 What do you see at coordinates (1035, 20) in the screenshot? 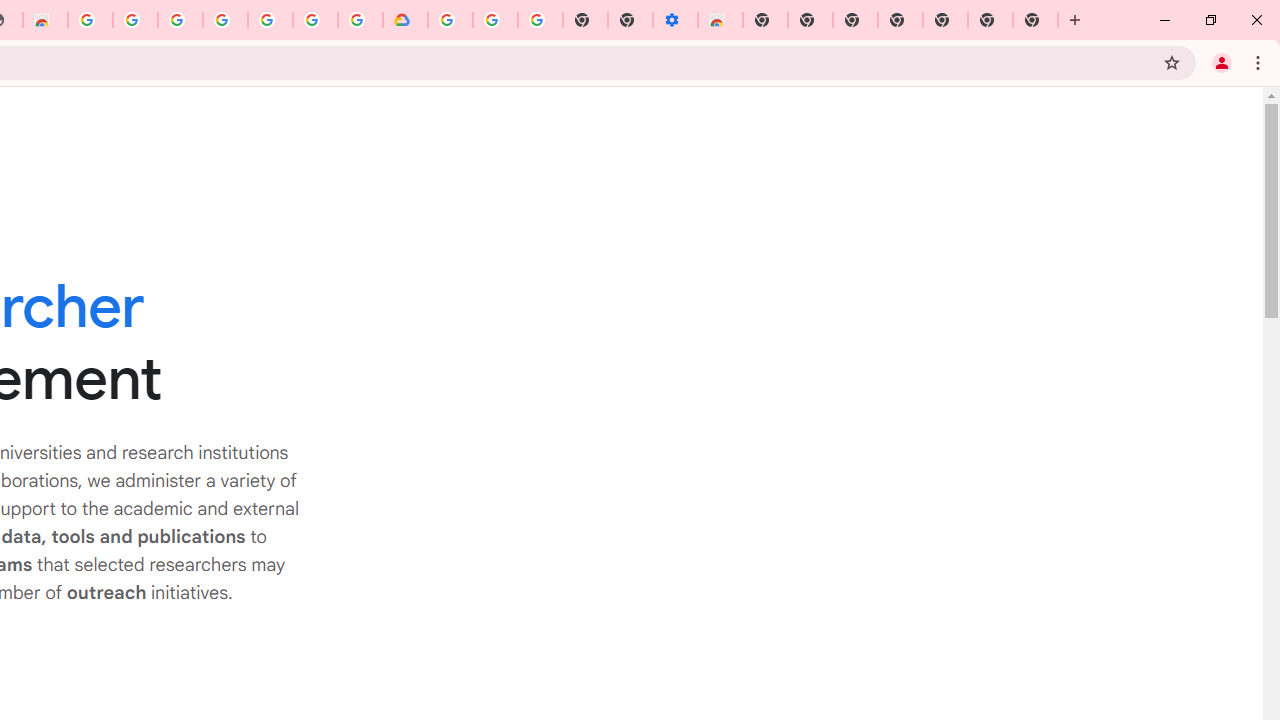
I see `'New Tab'` at bounding box center [1035, 20].